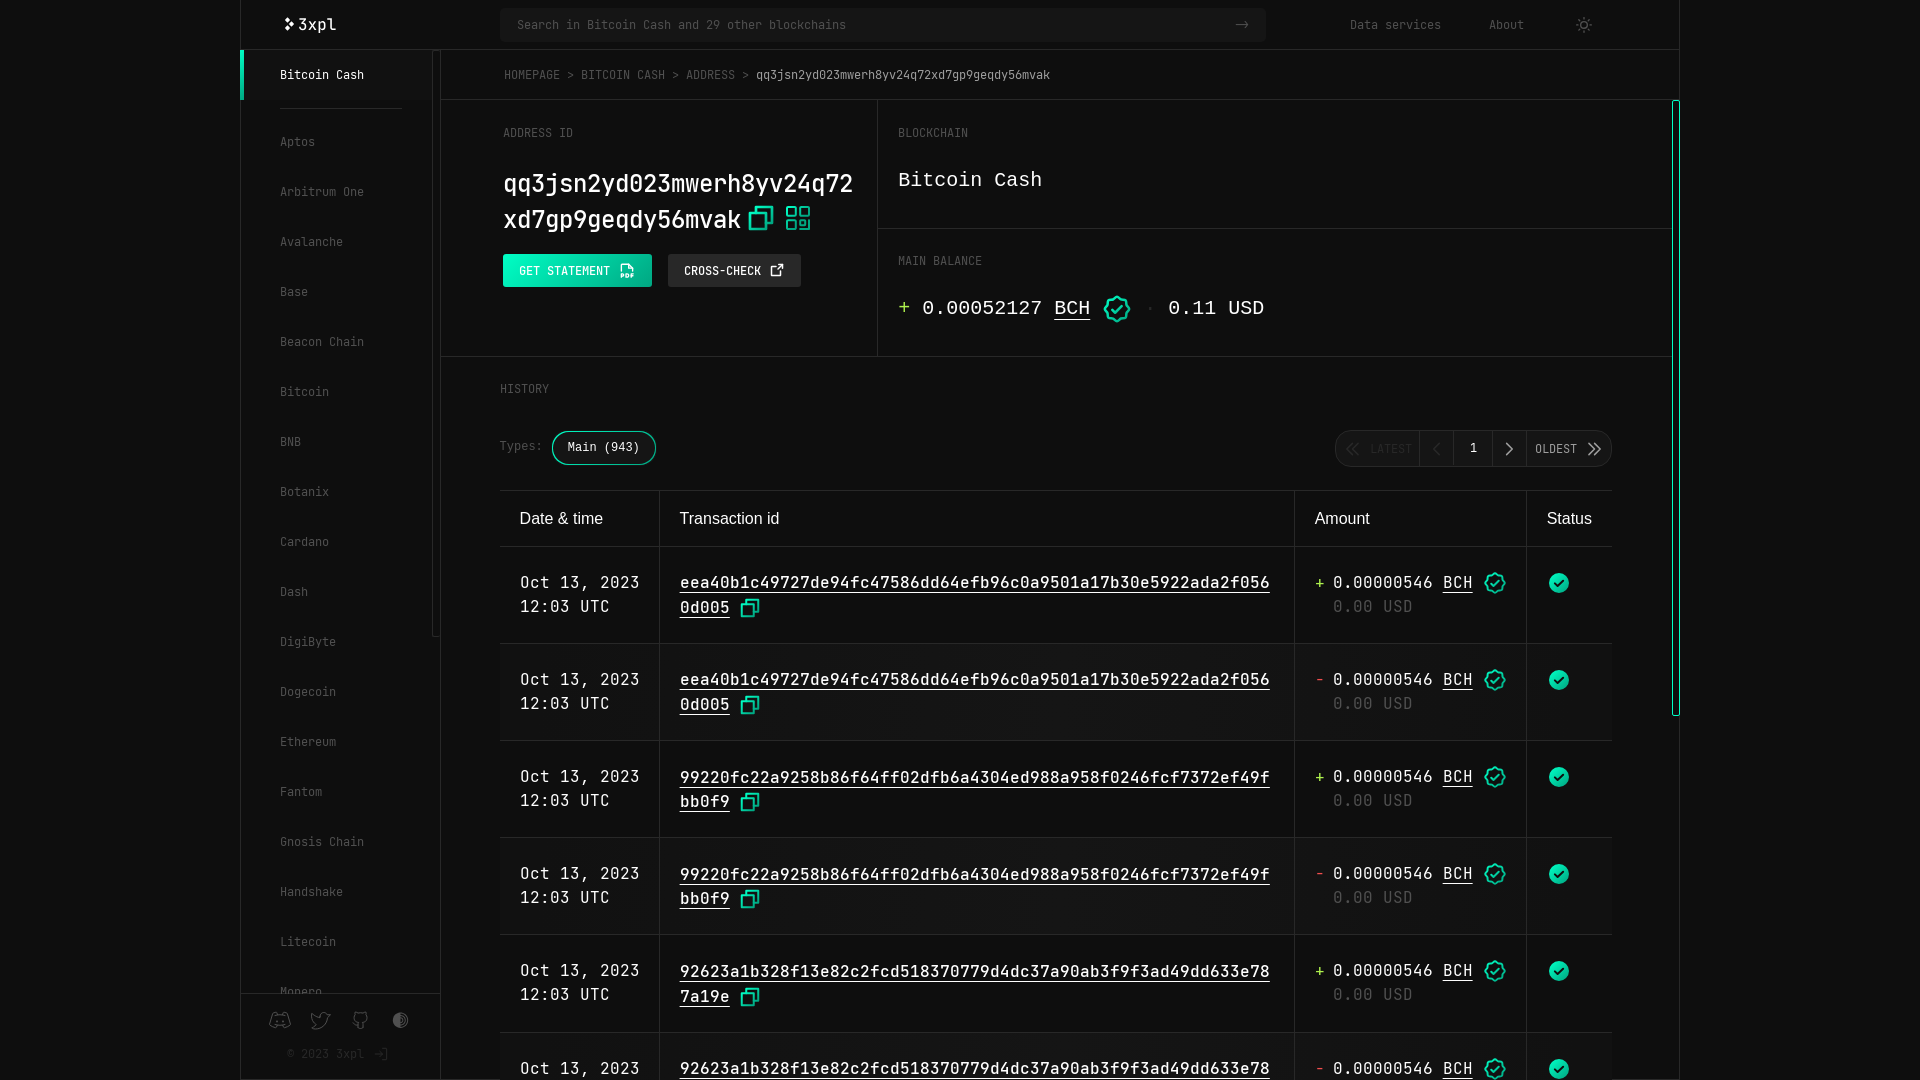 This screenshot has height=1080, width=1920. What do you see at coordinates (240, 690) in the screenshot?
I see `'Dogecoin'` at bounding box center [240, 690].